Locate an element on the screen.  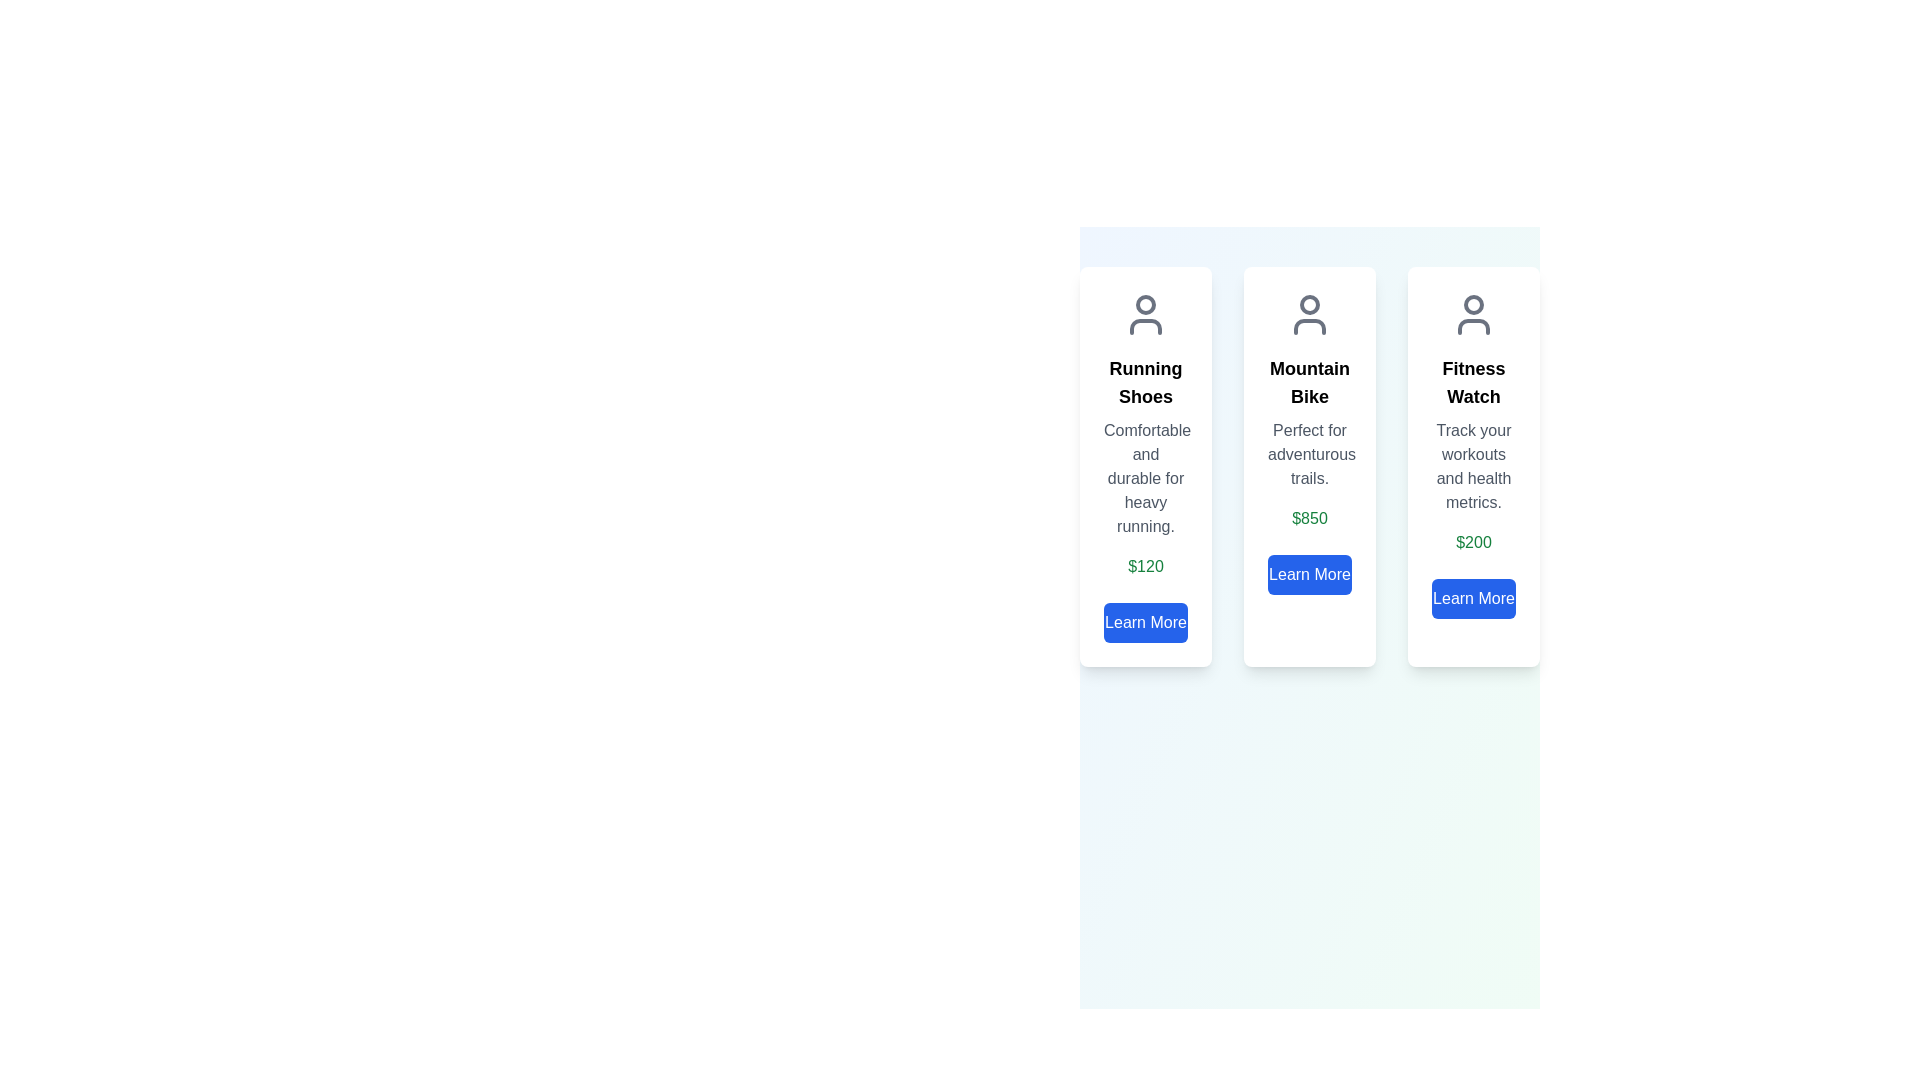
the Informational Text Block displaying the phrase 'Track your workouts and health metrics.' which is located below the title 'Fitness Watch' and above the price '$200' is located at coordinates (1473, 466).